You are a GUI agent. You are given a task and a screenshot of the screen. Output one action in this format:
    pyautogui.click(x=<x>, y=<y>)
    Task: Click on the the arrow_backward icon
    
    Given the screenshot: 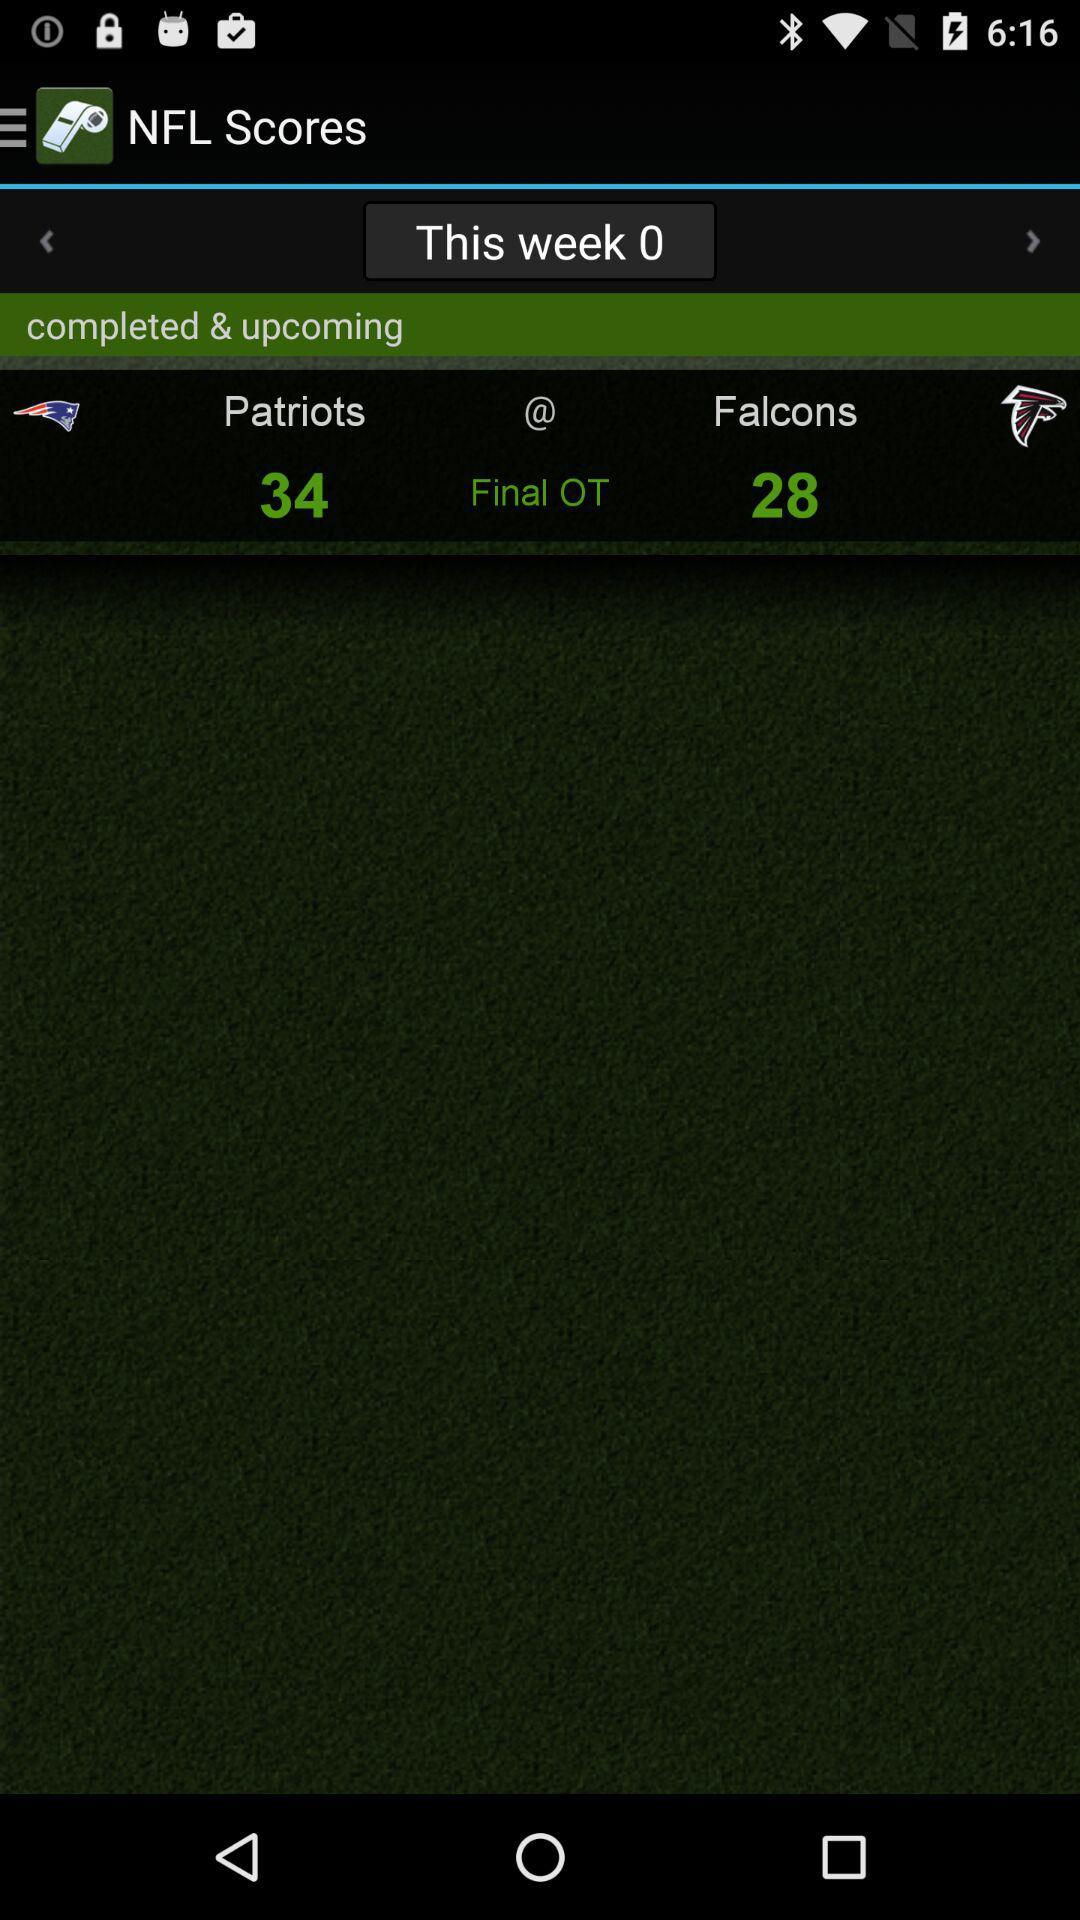 What is the action you would take?
    pyautogui.click(x=45, y=257)
    